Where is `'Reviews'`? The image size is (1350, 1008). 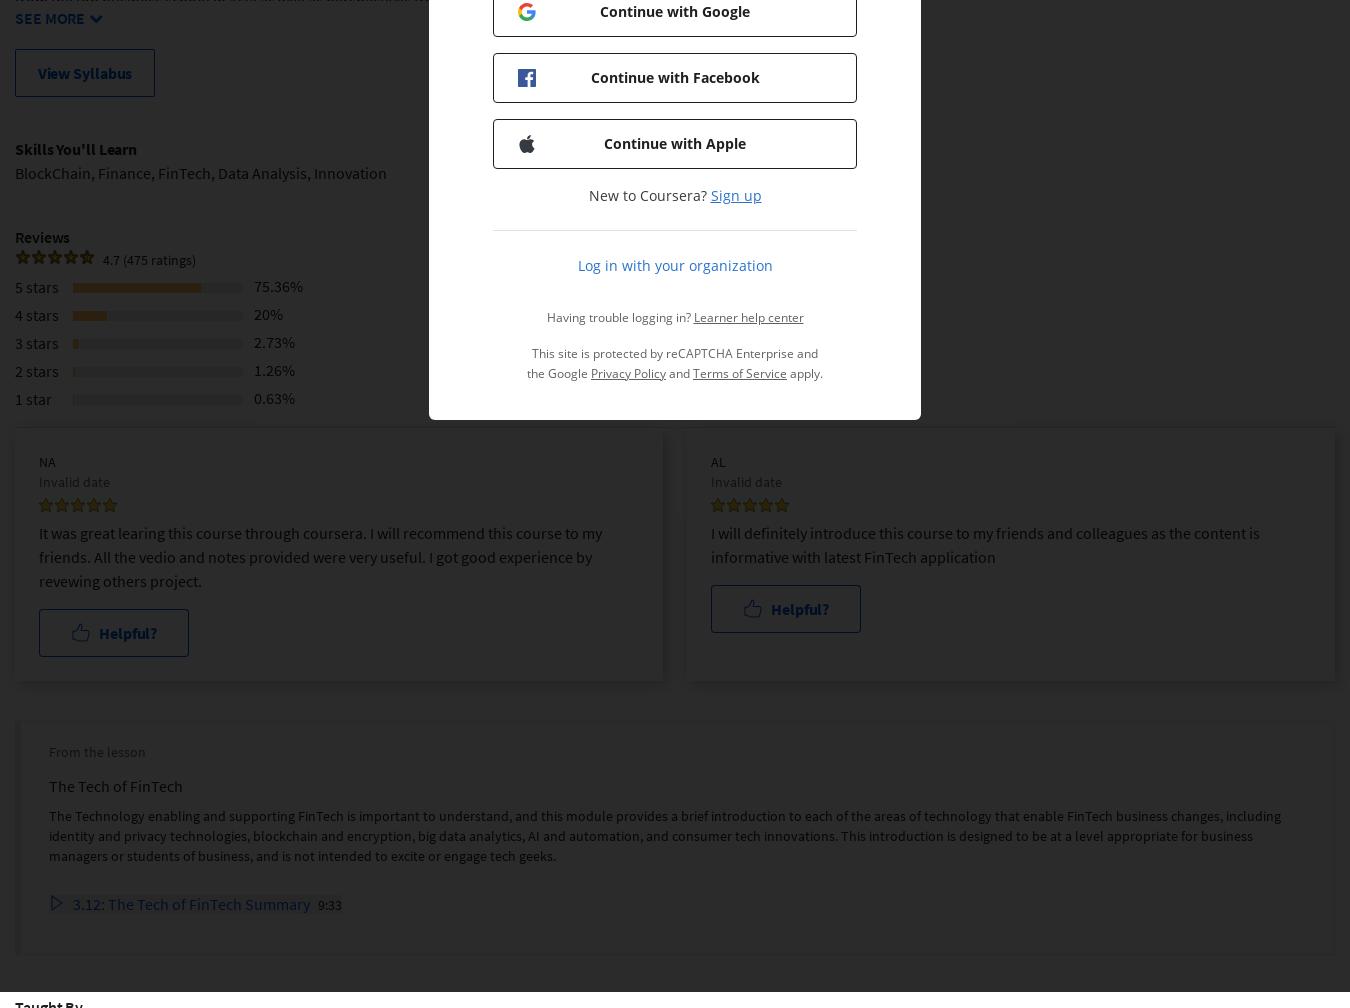 'Reviews' is located at coordinates (13, 235).